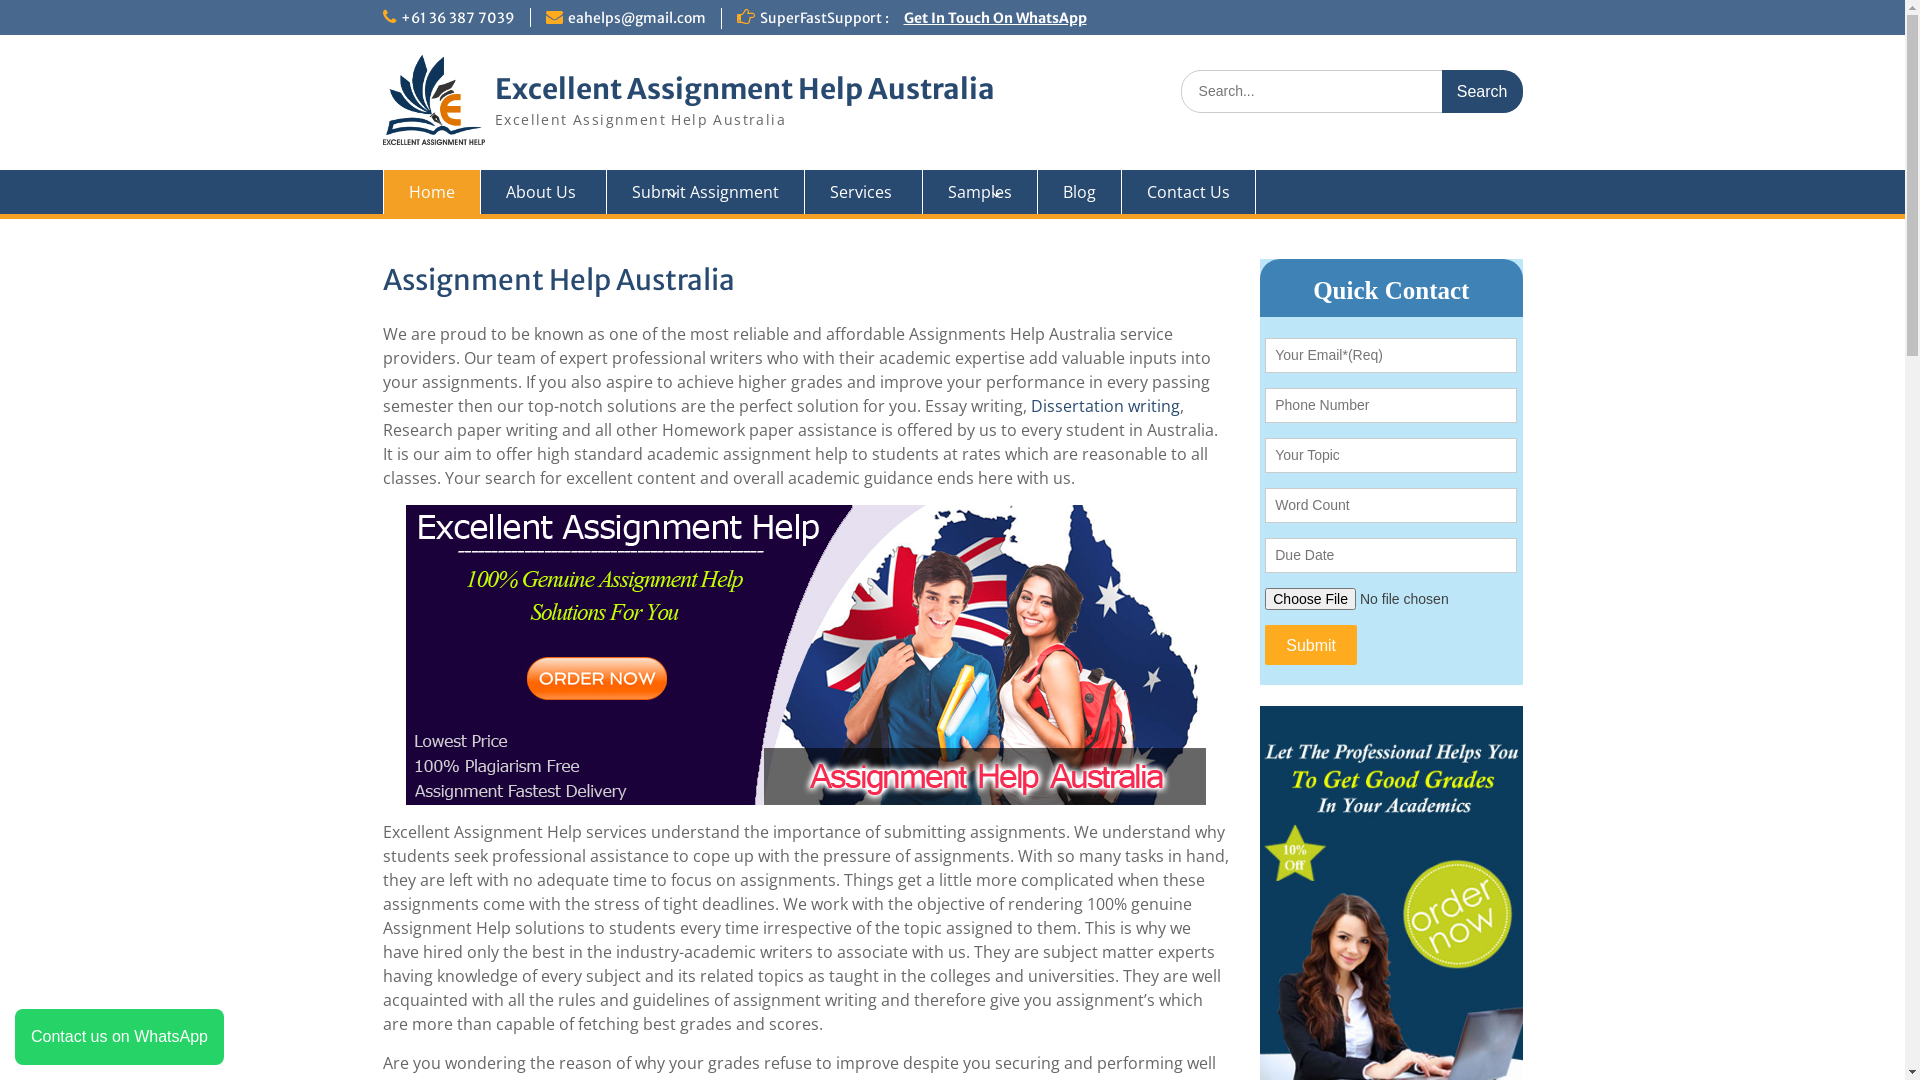  What do you see at coordinates (705, 192) in the screenshot?
I see `'Submit Assignment'` at bounding box center [705, 192].